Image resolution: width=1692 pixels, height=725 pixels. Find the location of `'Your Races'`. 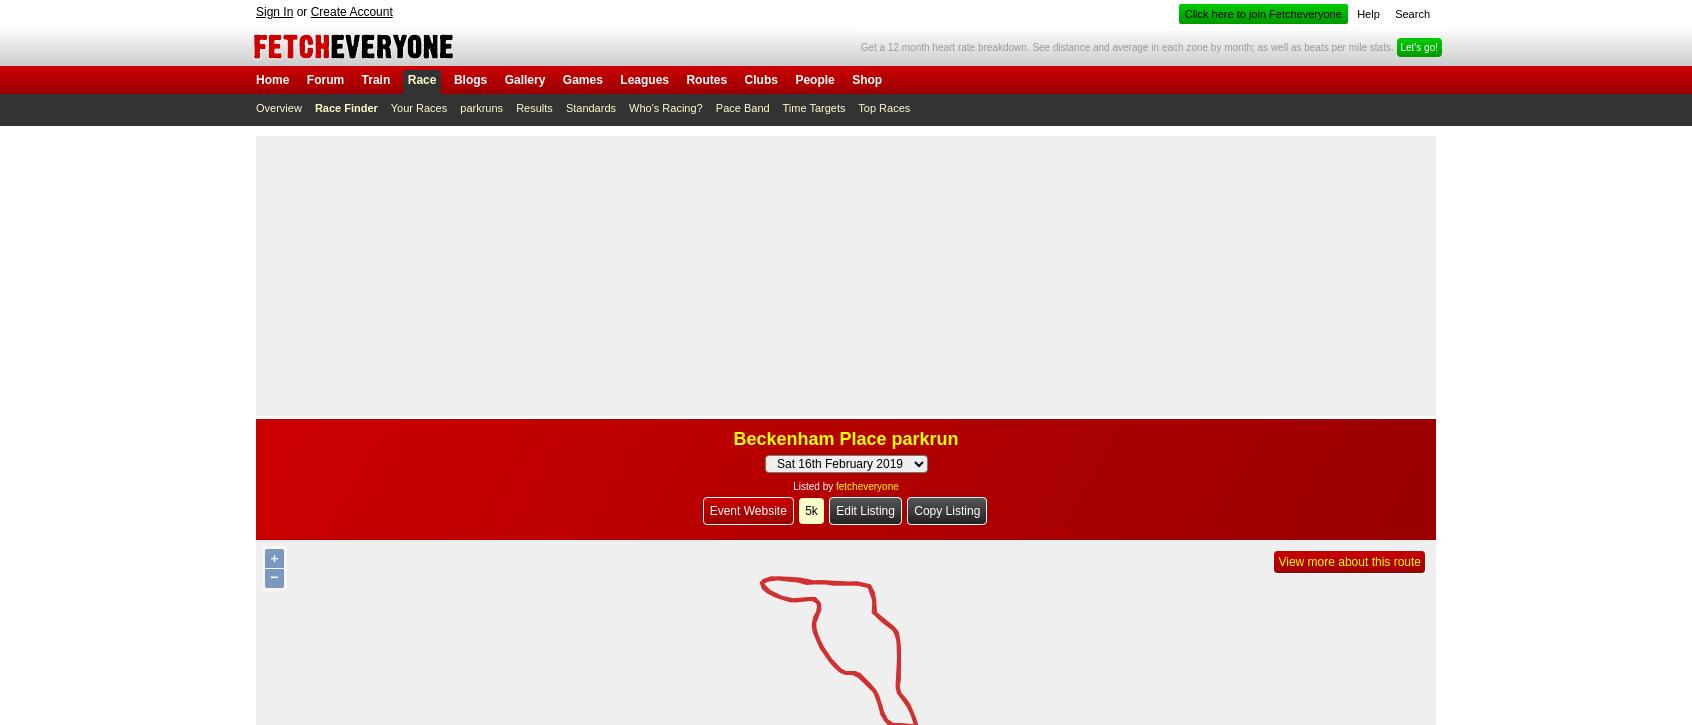

'Your Races' is located at coordinates (418, 108).